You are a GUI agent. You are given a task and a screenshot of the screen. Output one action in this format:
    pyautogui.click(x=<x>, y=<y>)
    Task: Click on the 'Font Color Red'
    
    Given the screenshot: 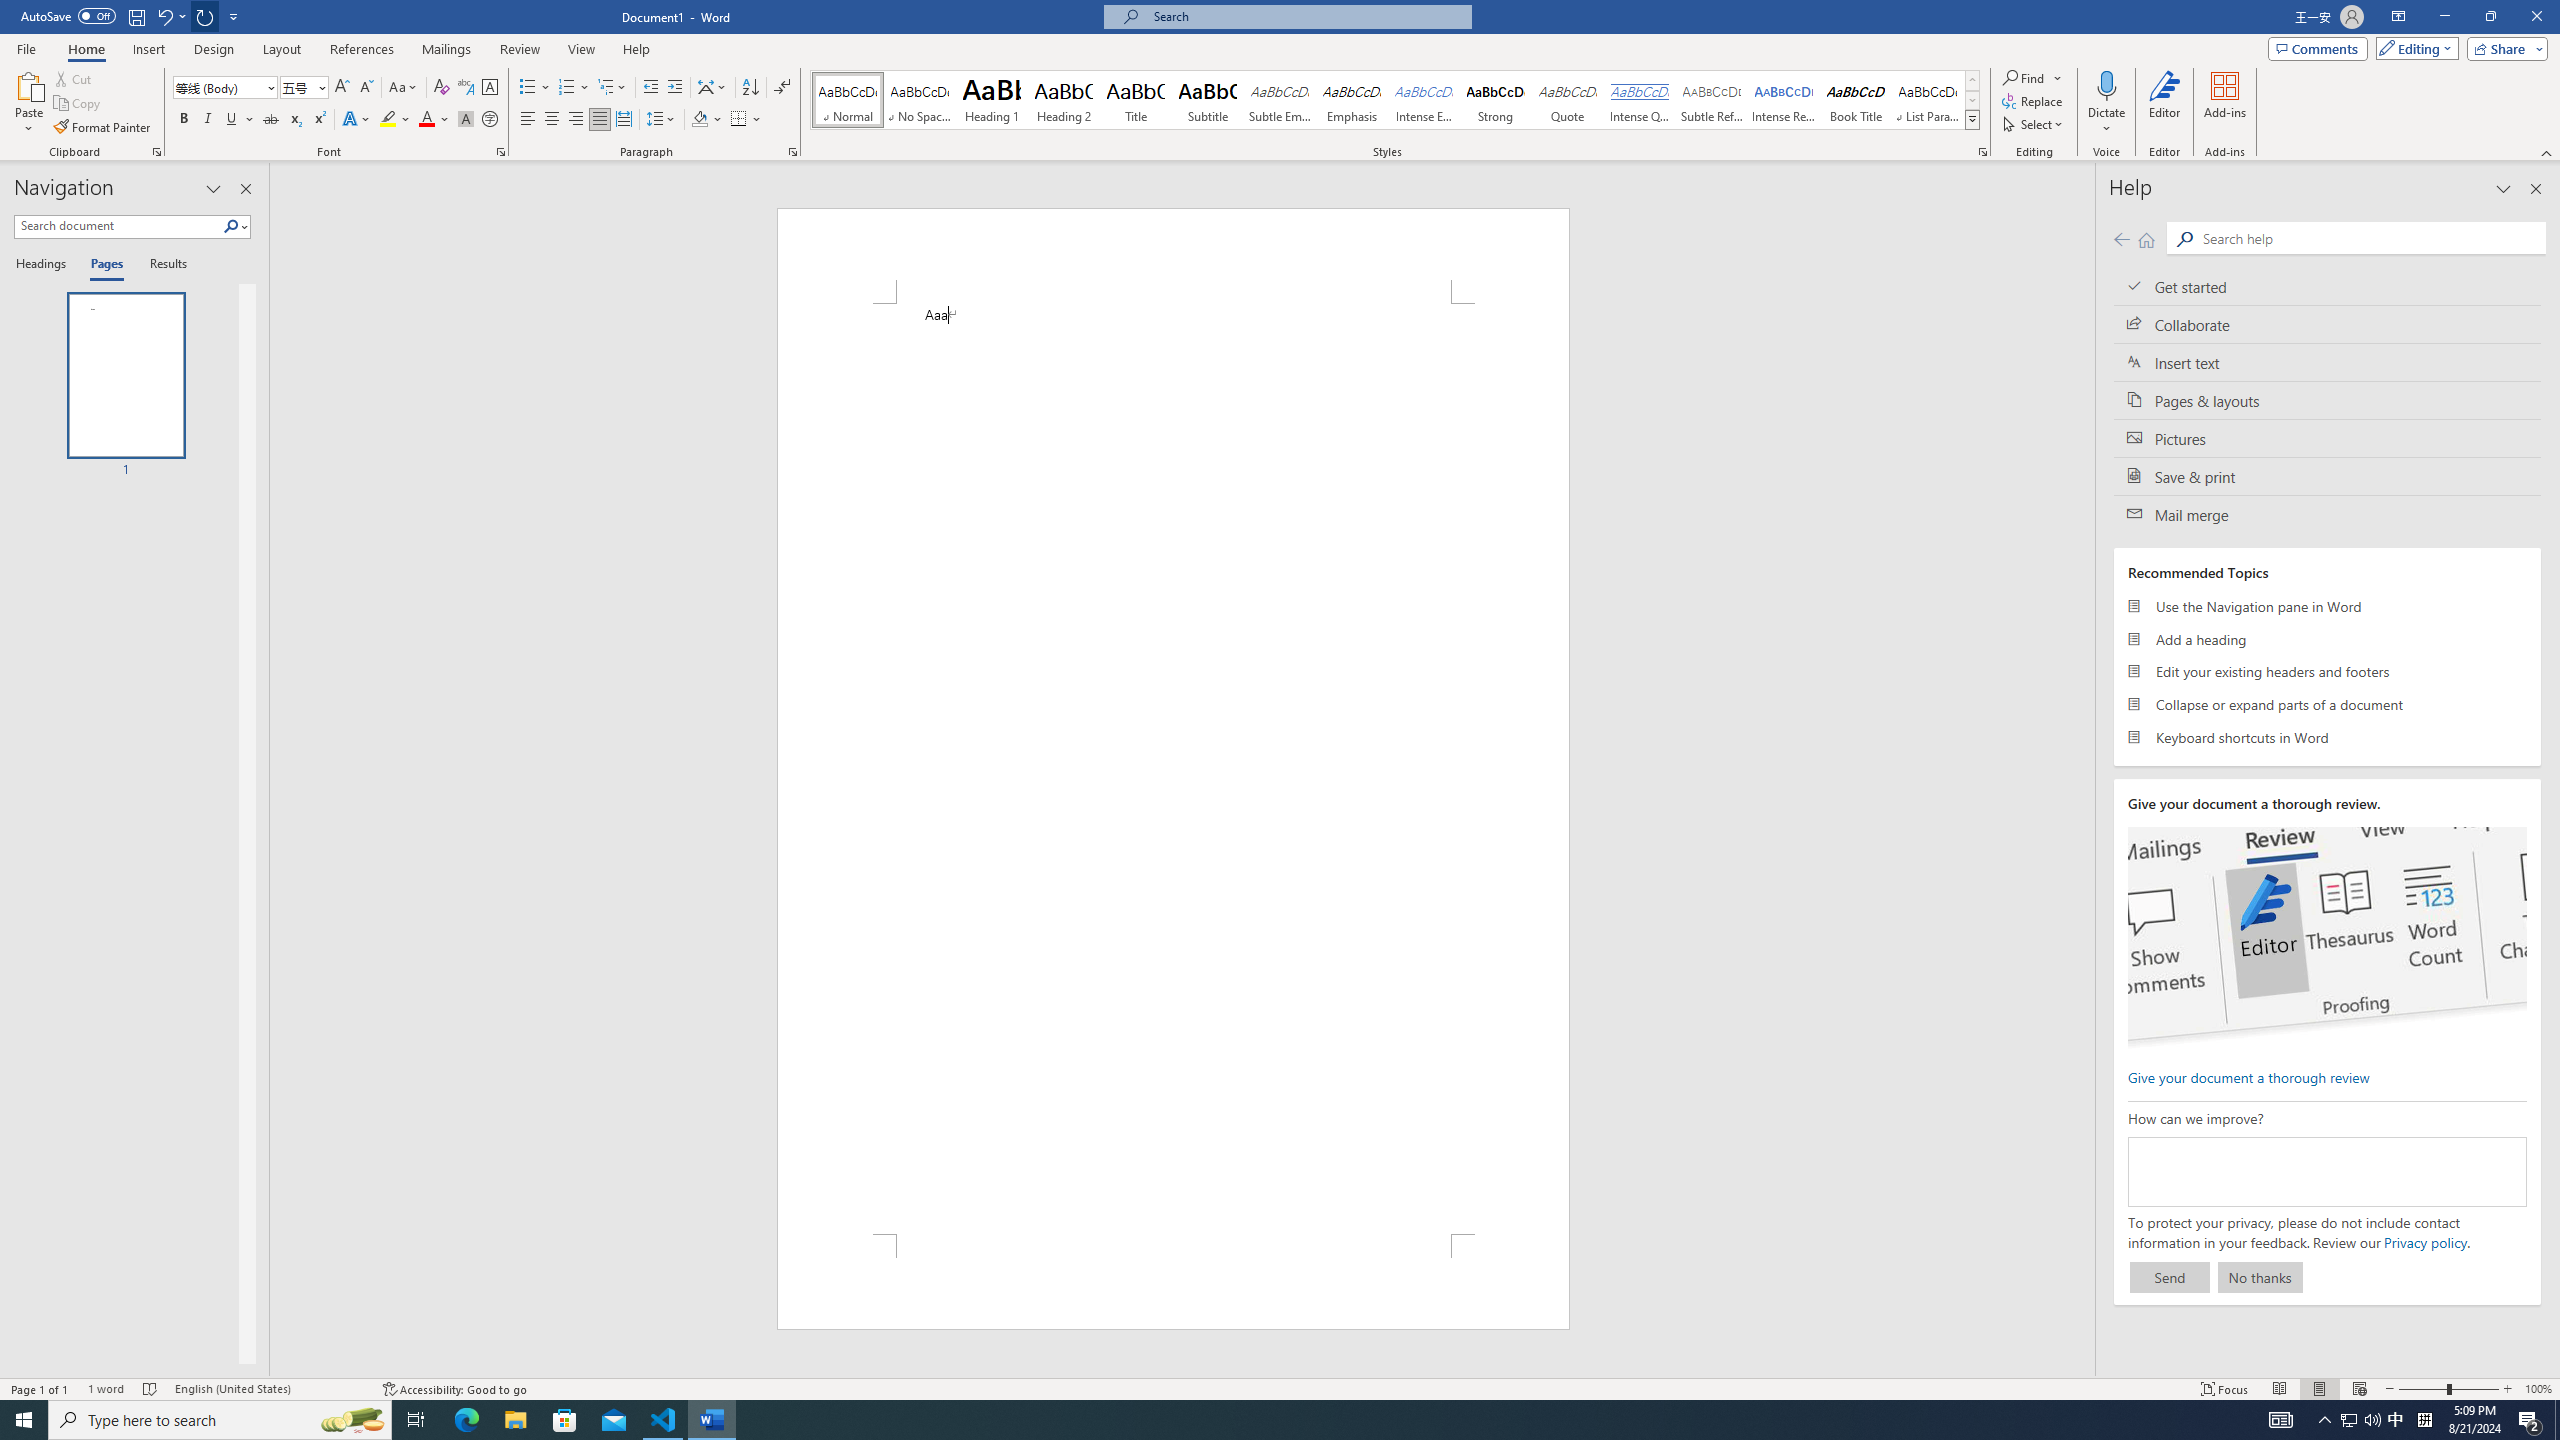 What is the action you would take?
    pyautogui.click(x=425, y=118)
    